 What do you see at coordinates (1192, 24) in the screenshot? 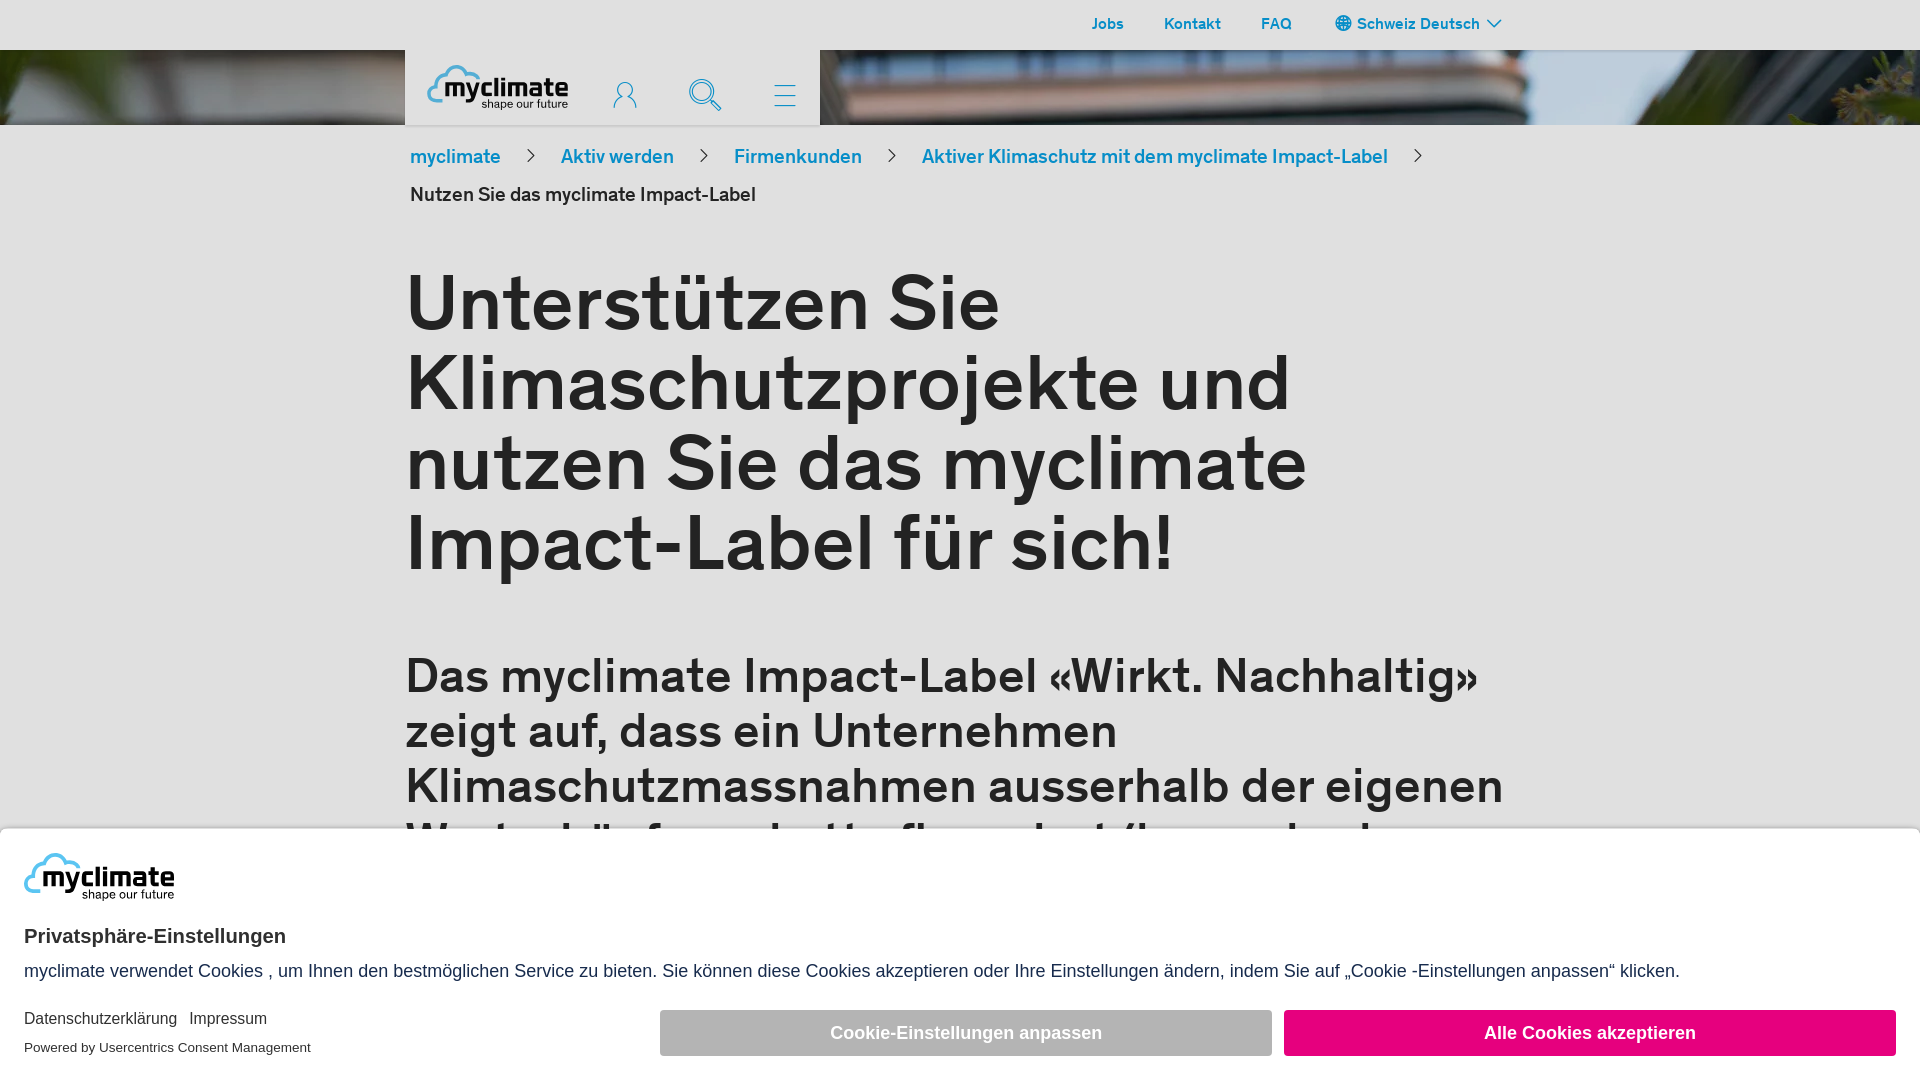
I see `'Kontakt'` at bounding box center [1192, 24].